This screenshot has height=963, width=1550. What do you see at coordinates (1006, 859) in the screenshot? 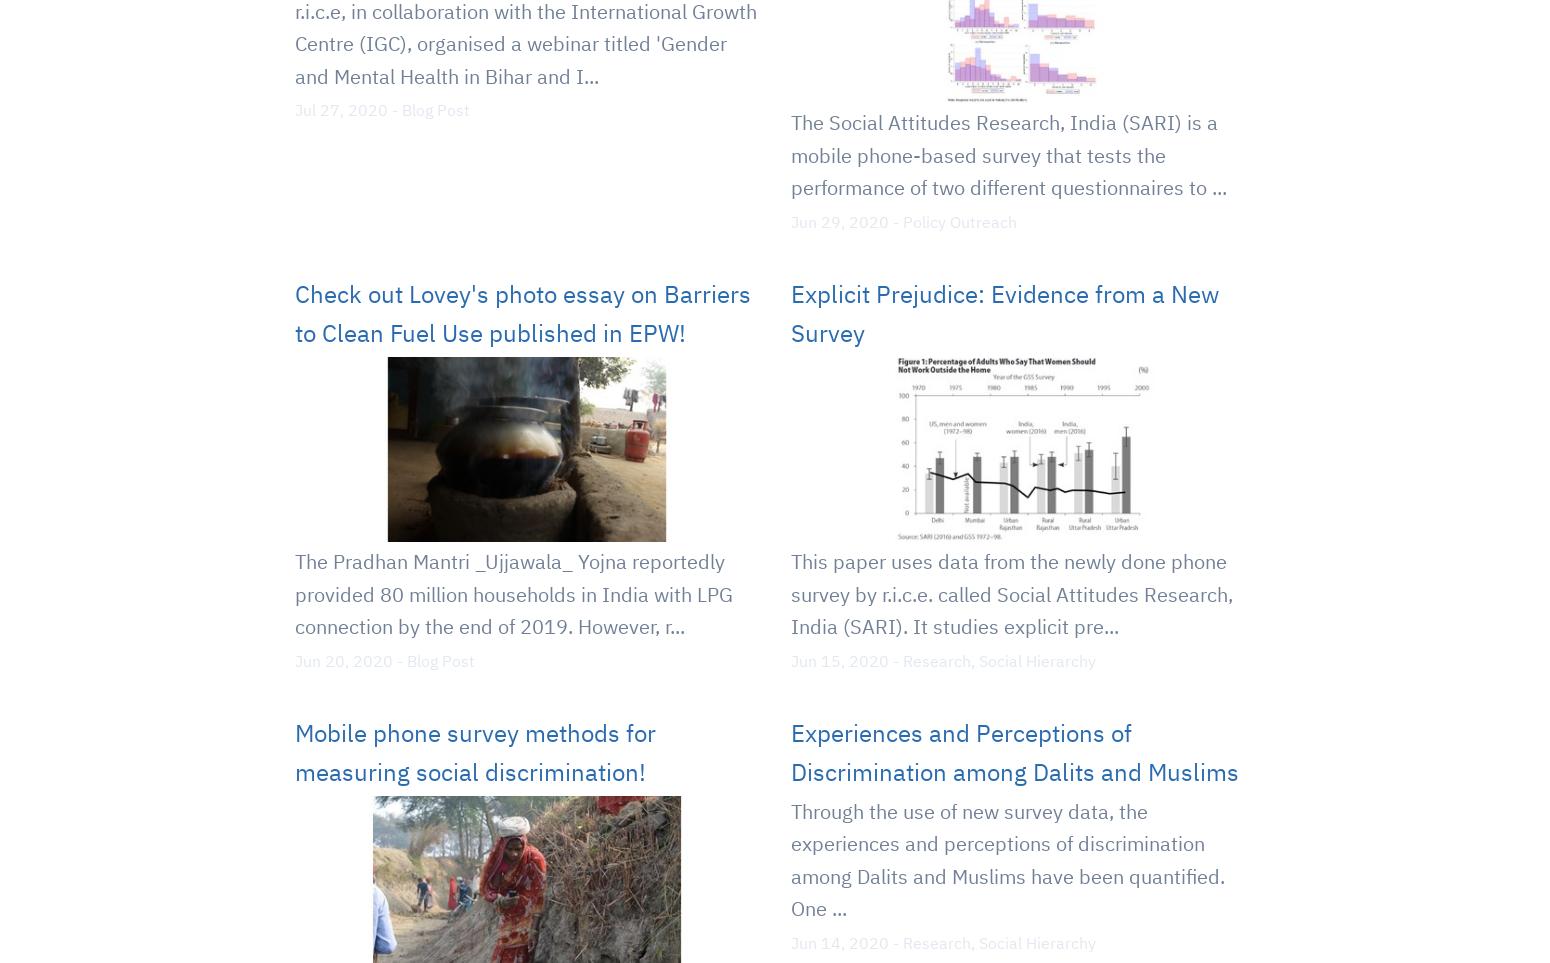
I see `'Through the use of new survey data, the experiences and perceptions of discrimination among Dalits and Muslims have been quantified. One ...'` at bounding box center [1006, 859].